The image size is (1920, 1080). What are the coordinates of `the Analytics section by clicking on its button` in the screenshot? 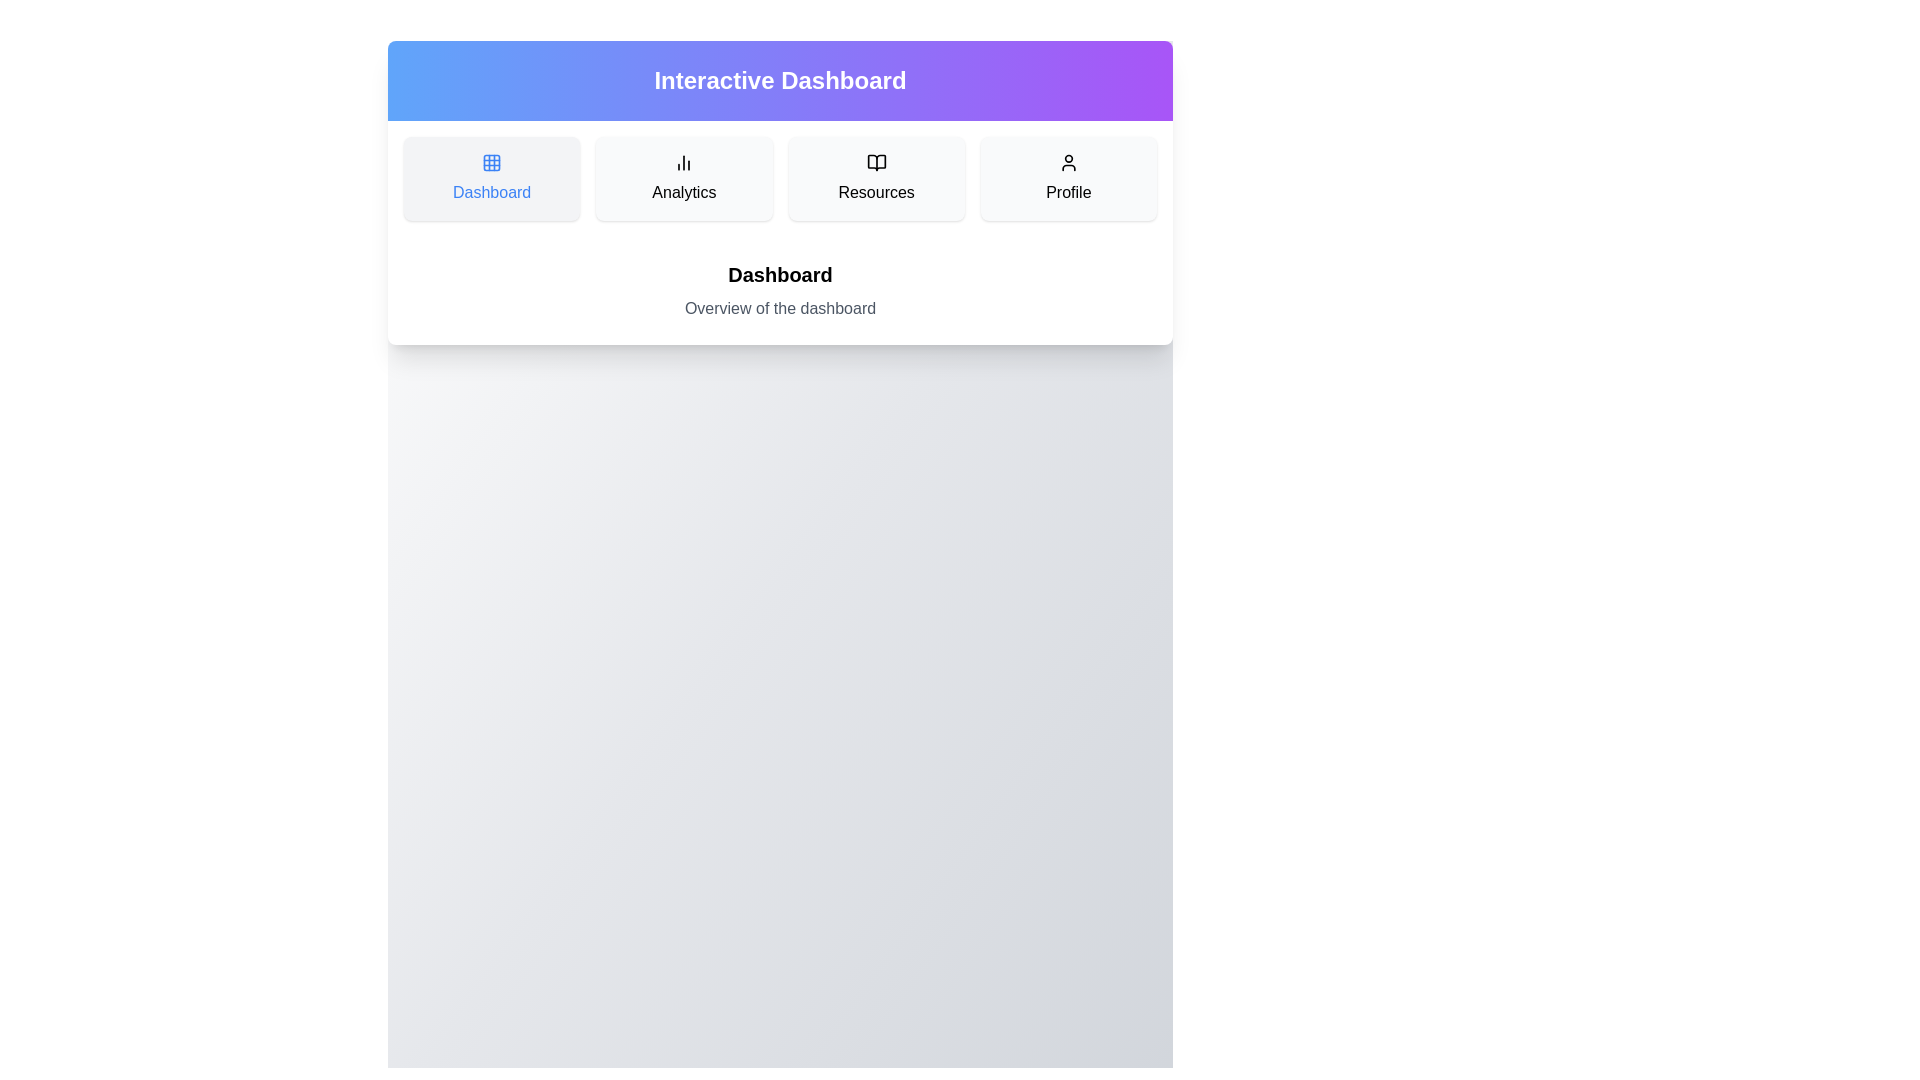 It's located at (684, 177).